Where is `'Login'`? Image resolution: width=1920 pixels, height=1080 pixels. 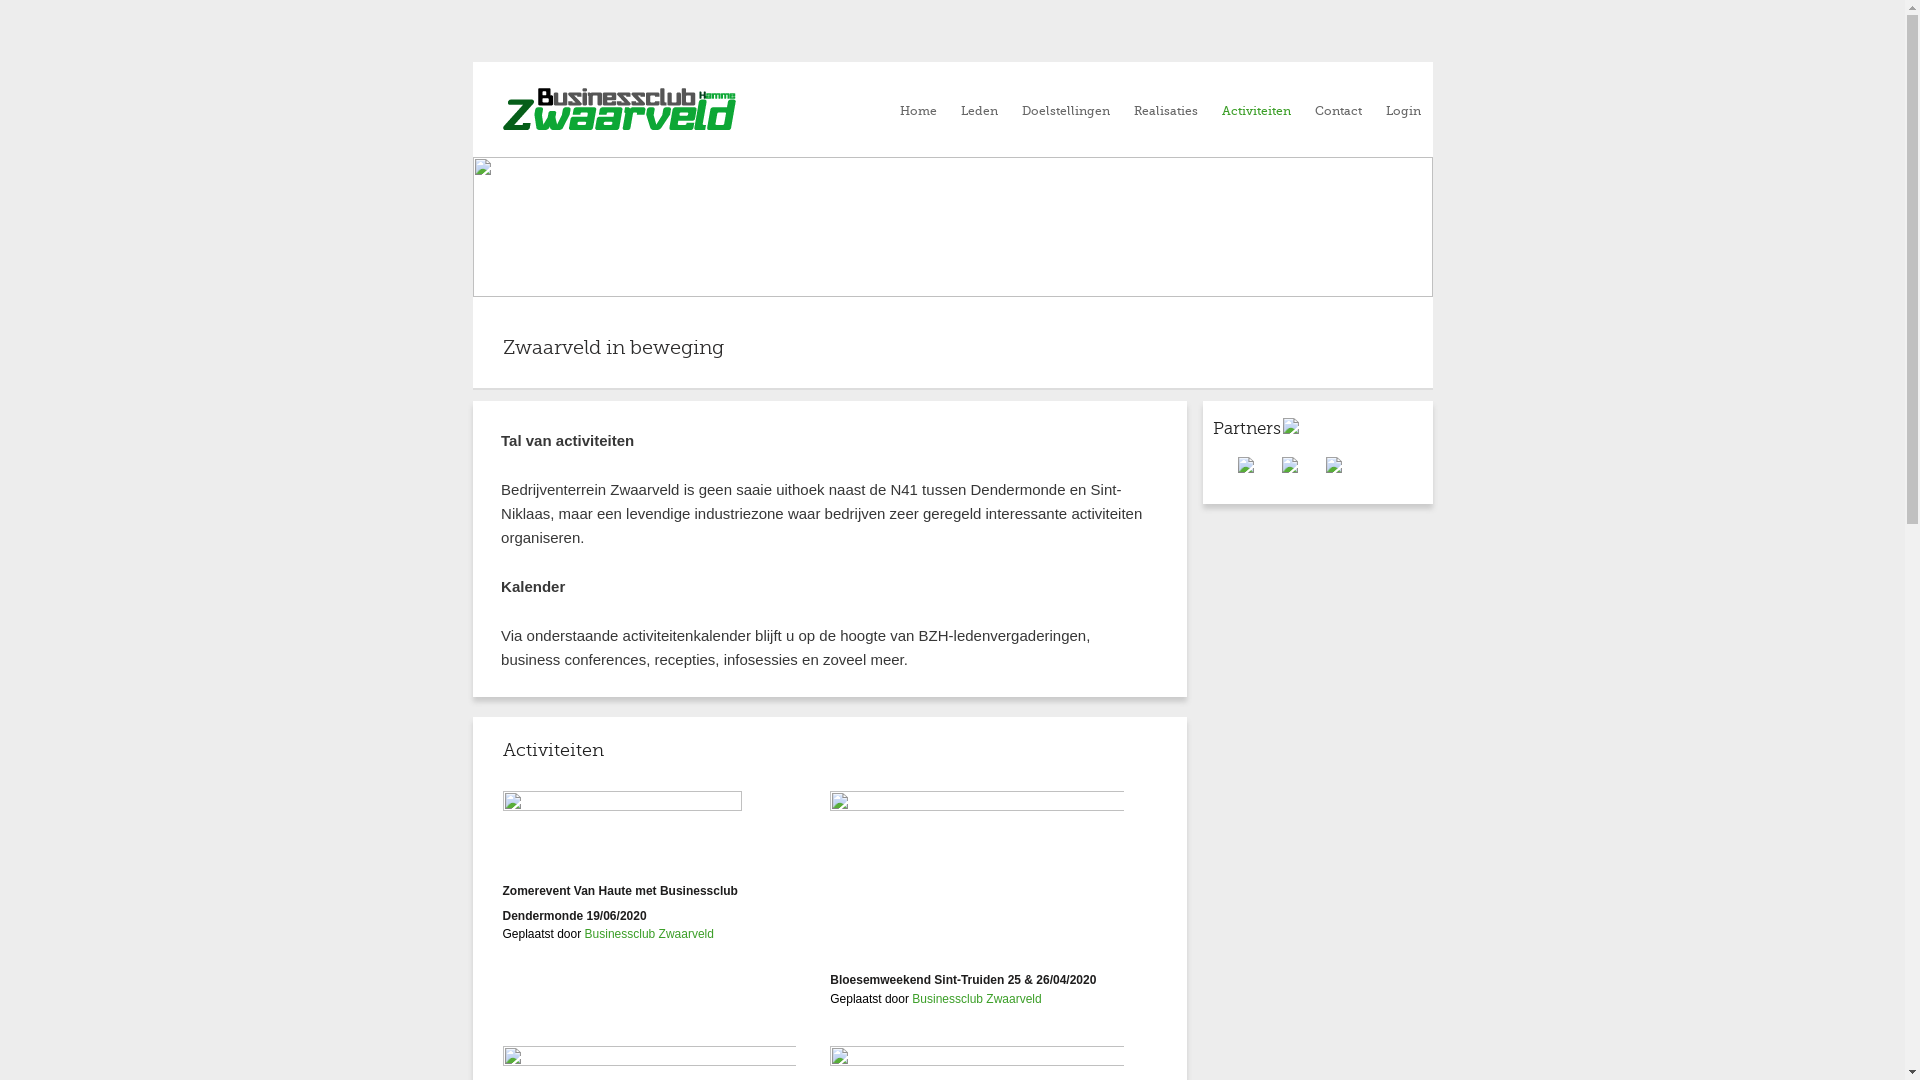
'Login' is located at coordinates (1402, 111).